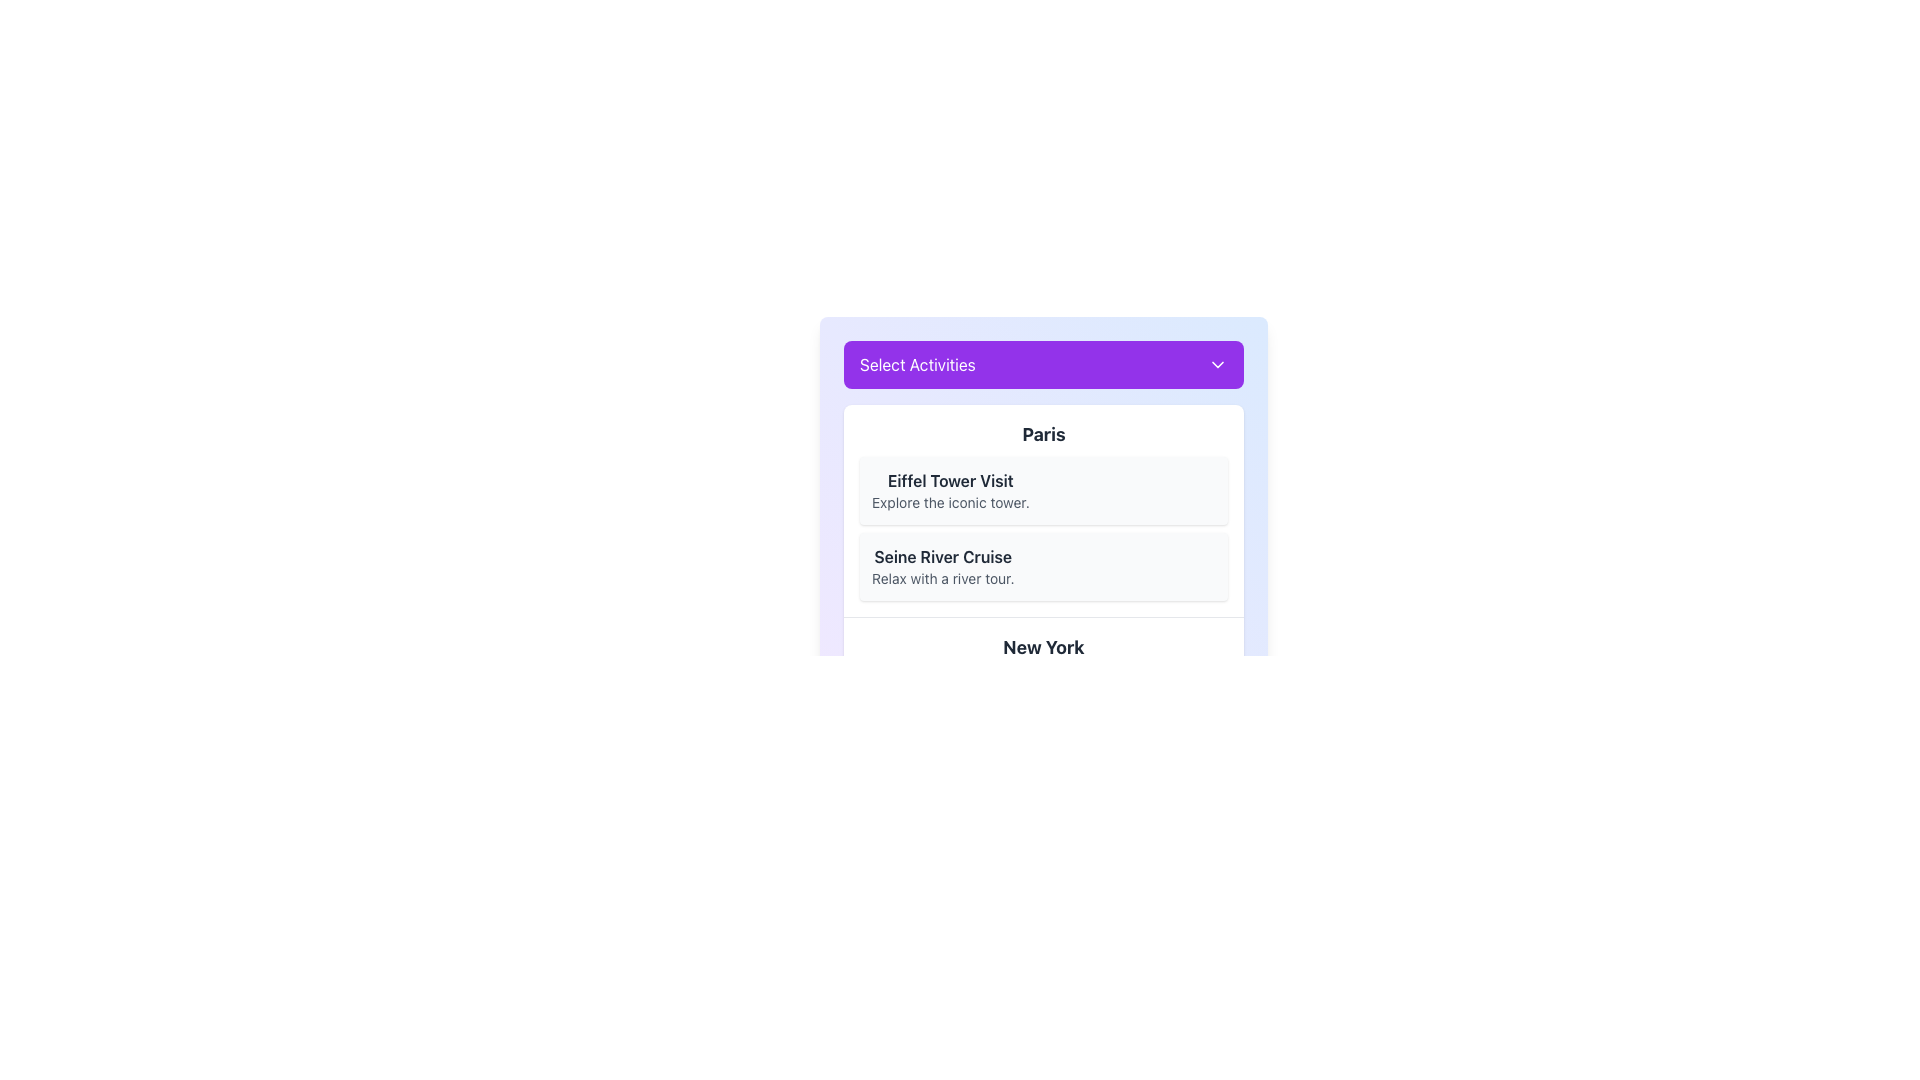 This screenshot has height=1080, width=1920. What do you see at coordinates (942, 567) in the screenshot?
I see `the 'Seine River Cruise' text label, which features two lines of text with the first line in a larger, bold dark gray font and the second line in a smaller, lighter gray font, located in a white rectangular box with rounded corners` at bounding box center [942, 567].